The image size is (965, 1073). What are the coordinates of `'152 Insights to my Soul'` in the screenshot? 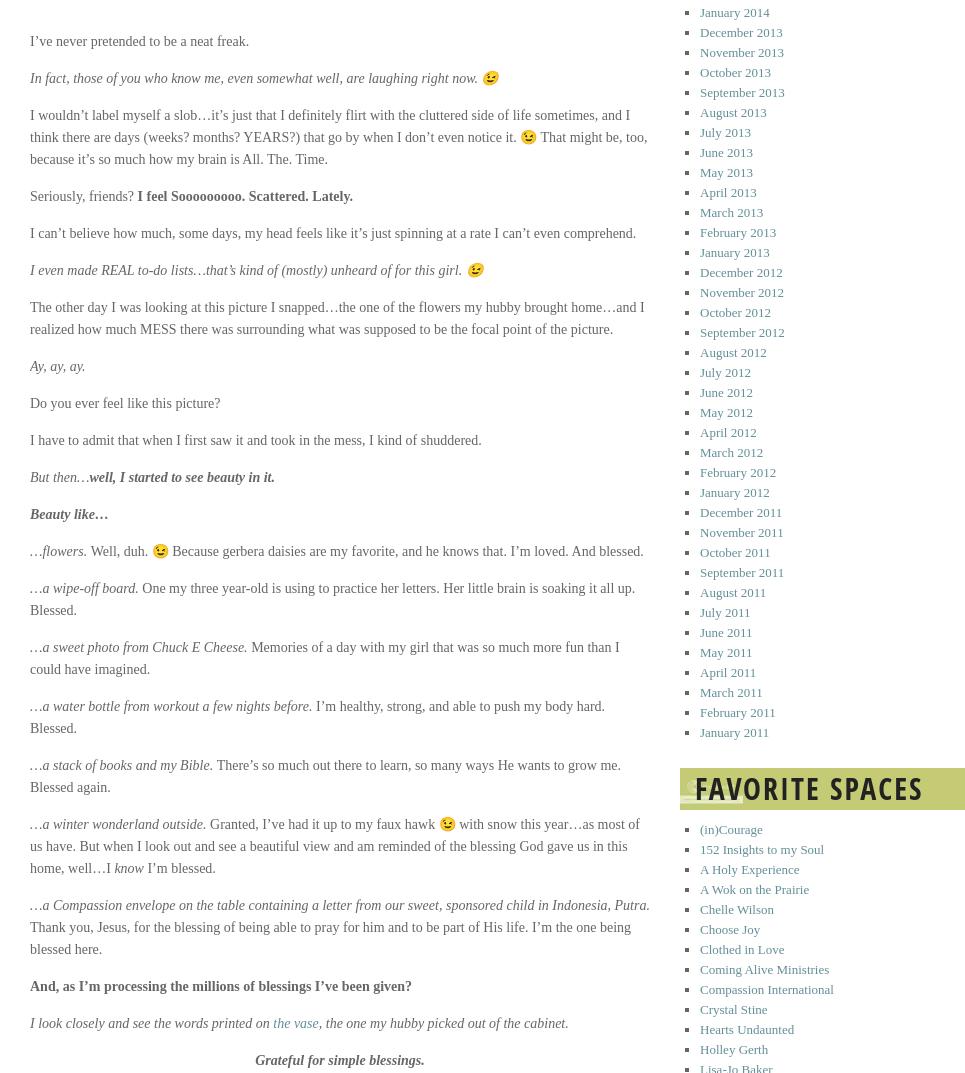 It's located at (760, 848).